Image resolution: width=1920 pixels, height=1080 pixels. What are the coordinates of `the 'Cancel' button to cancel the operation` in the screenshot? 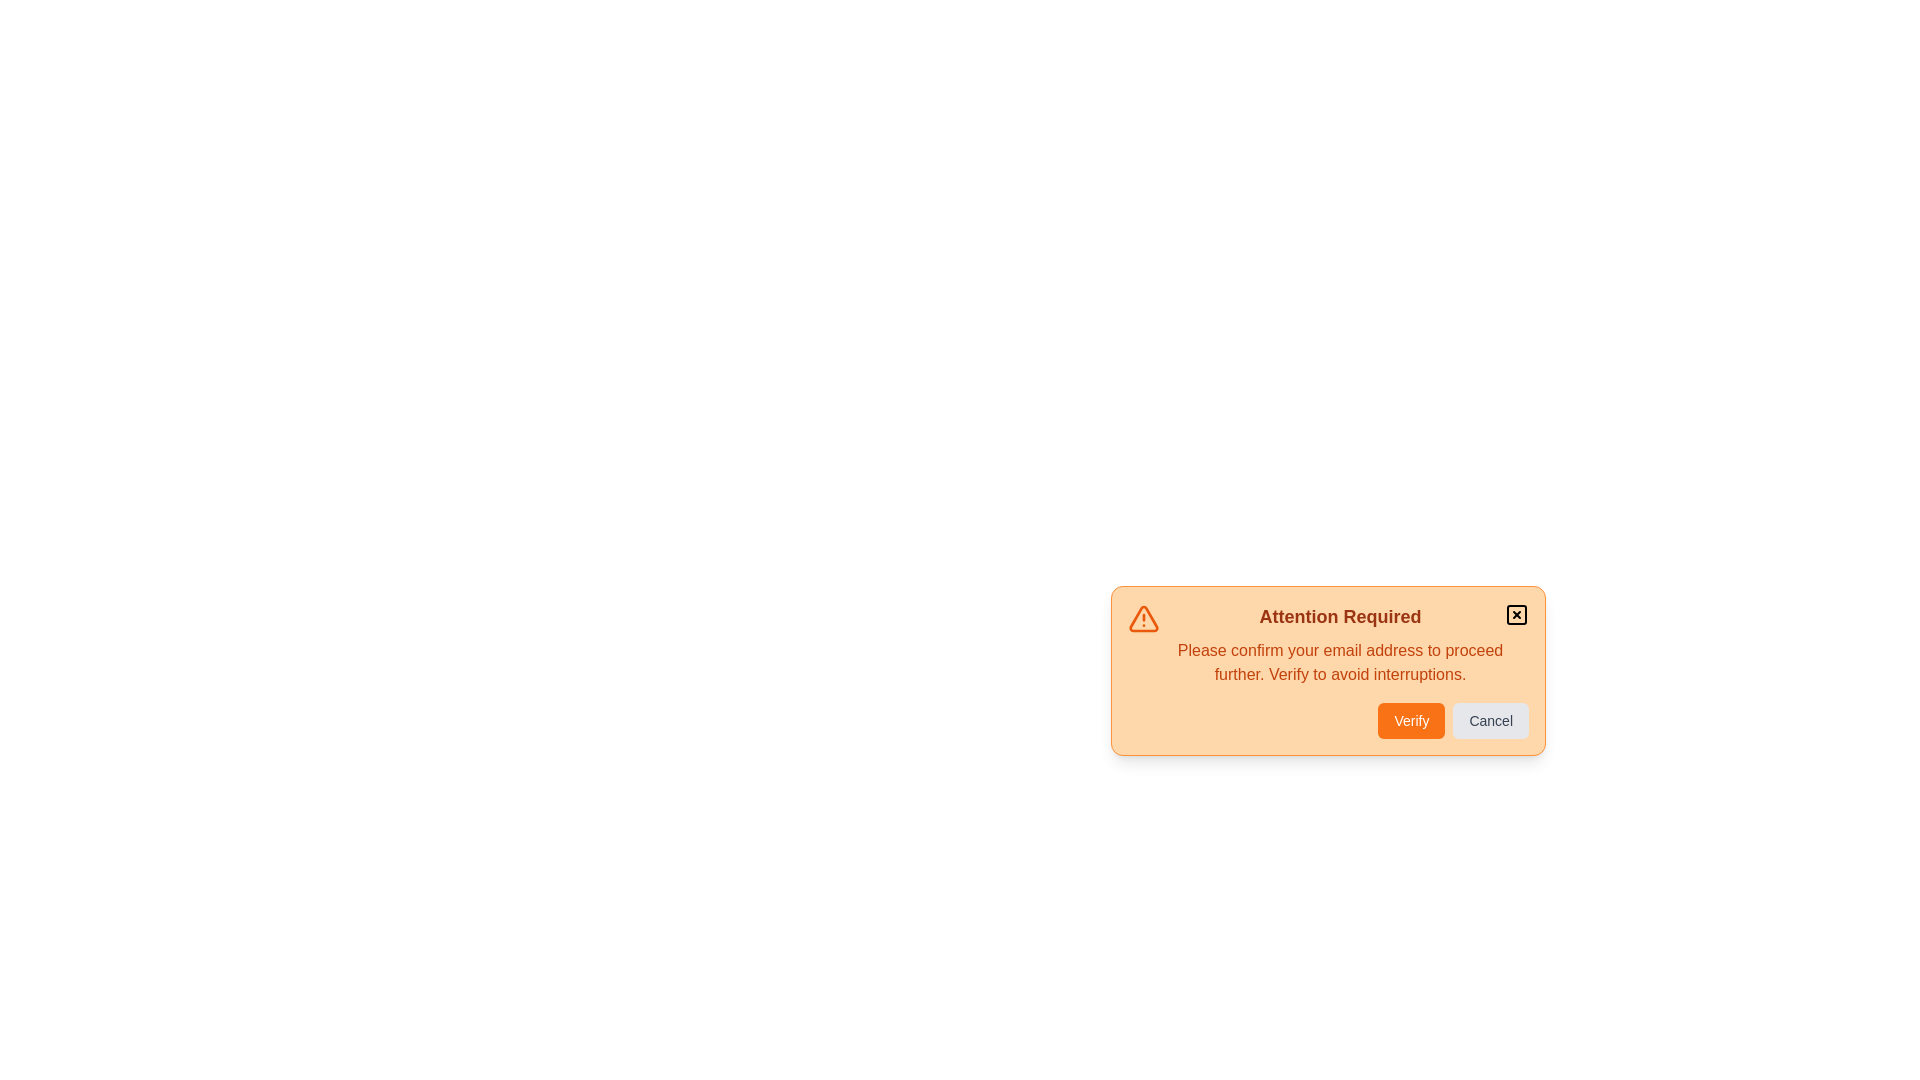 It's located at (1491, 721).